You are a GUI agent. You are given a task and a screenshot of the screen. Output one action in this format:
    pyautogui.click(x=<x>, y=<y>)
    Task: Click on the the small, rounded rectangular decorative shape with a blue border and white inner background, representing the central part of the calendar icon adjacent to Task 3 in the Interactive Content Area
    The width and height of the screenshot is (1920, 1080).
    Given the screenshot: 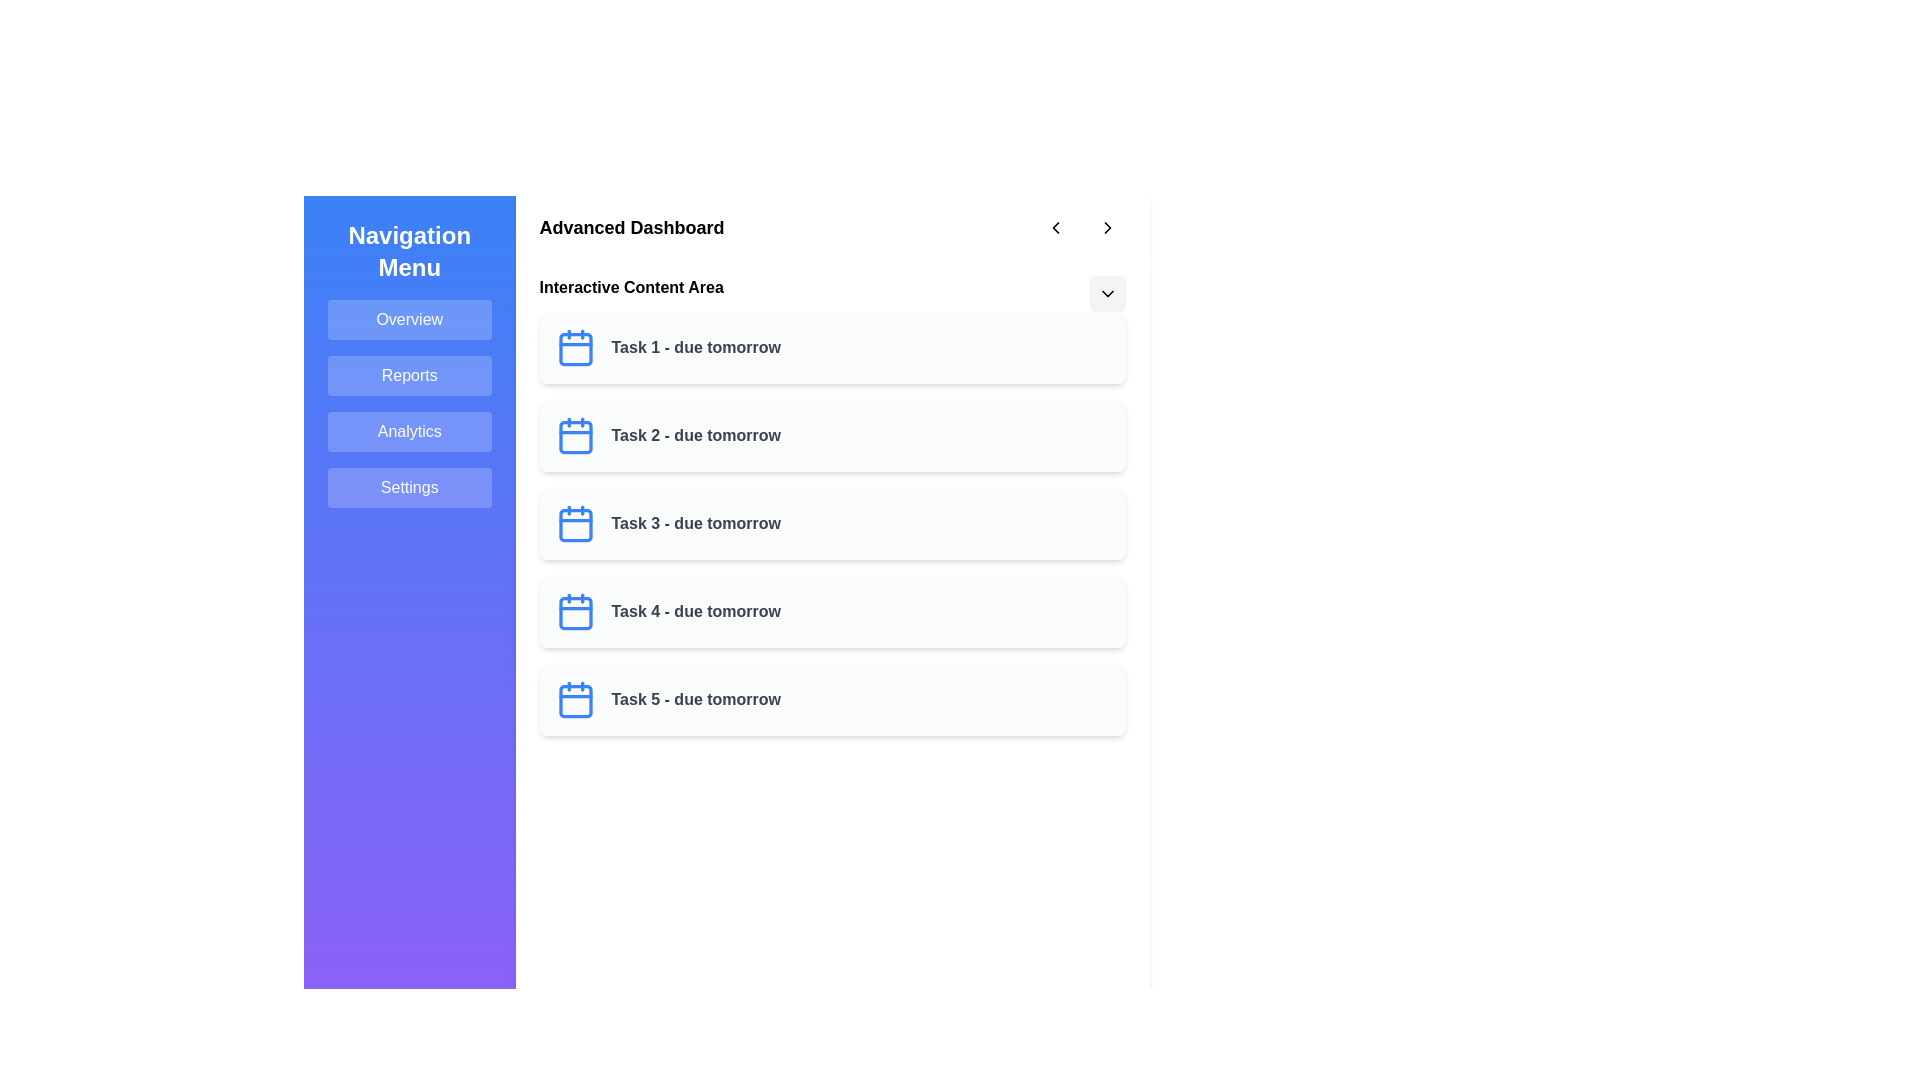 What is the action you would take?
    pyautogui.click(x=574, y=524)
    